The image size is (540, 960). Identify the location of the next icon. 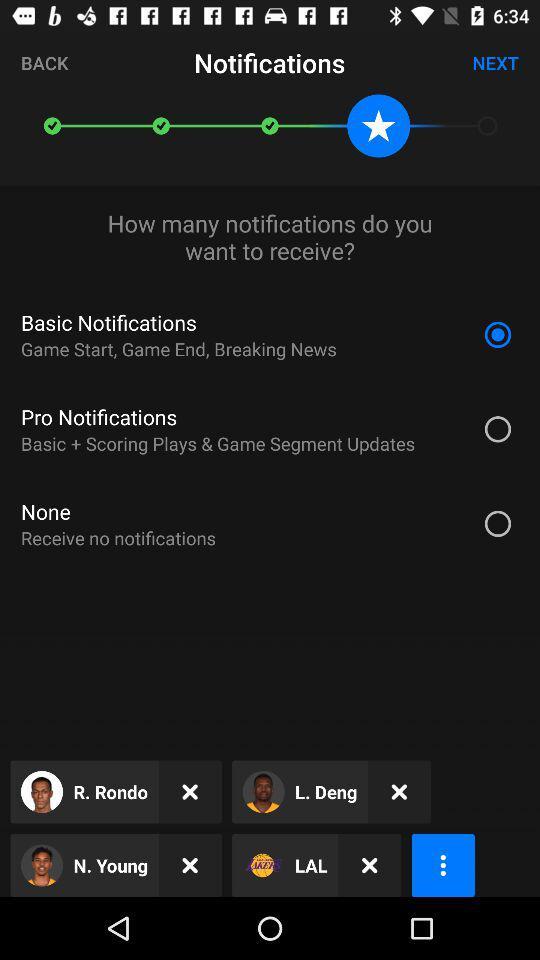
(494, 62).